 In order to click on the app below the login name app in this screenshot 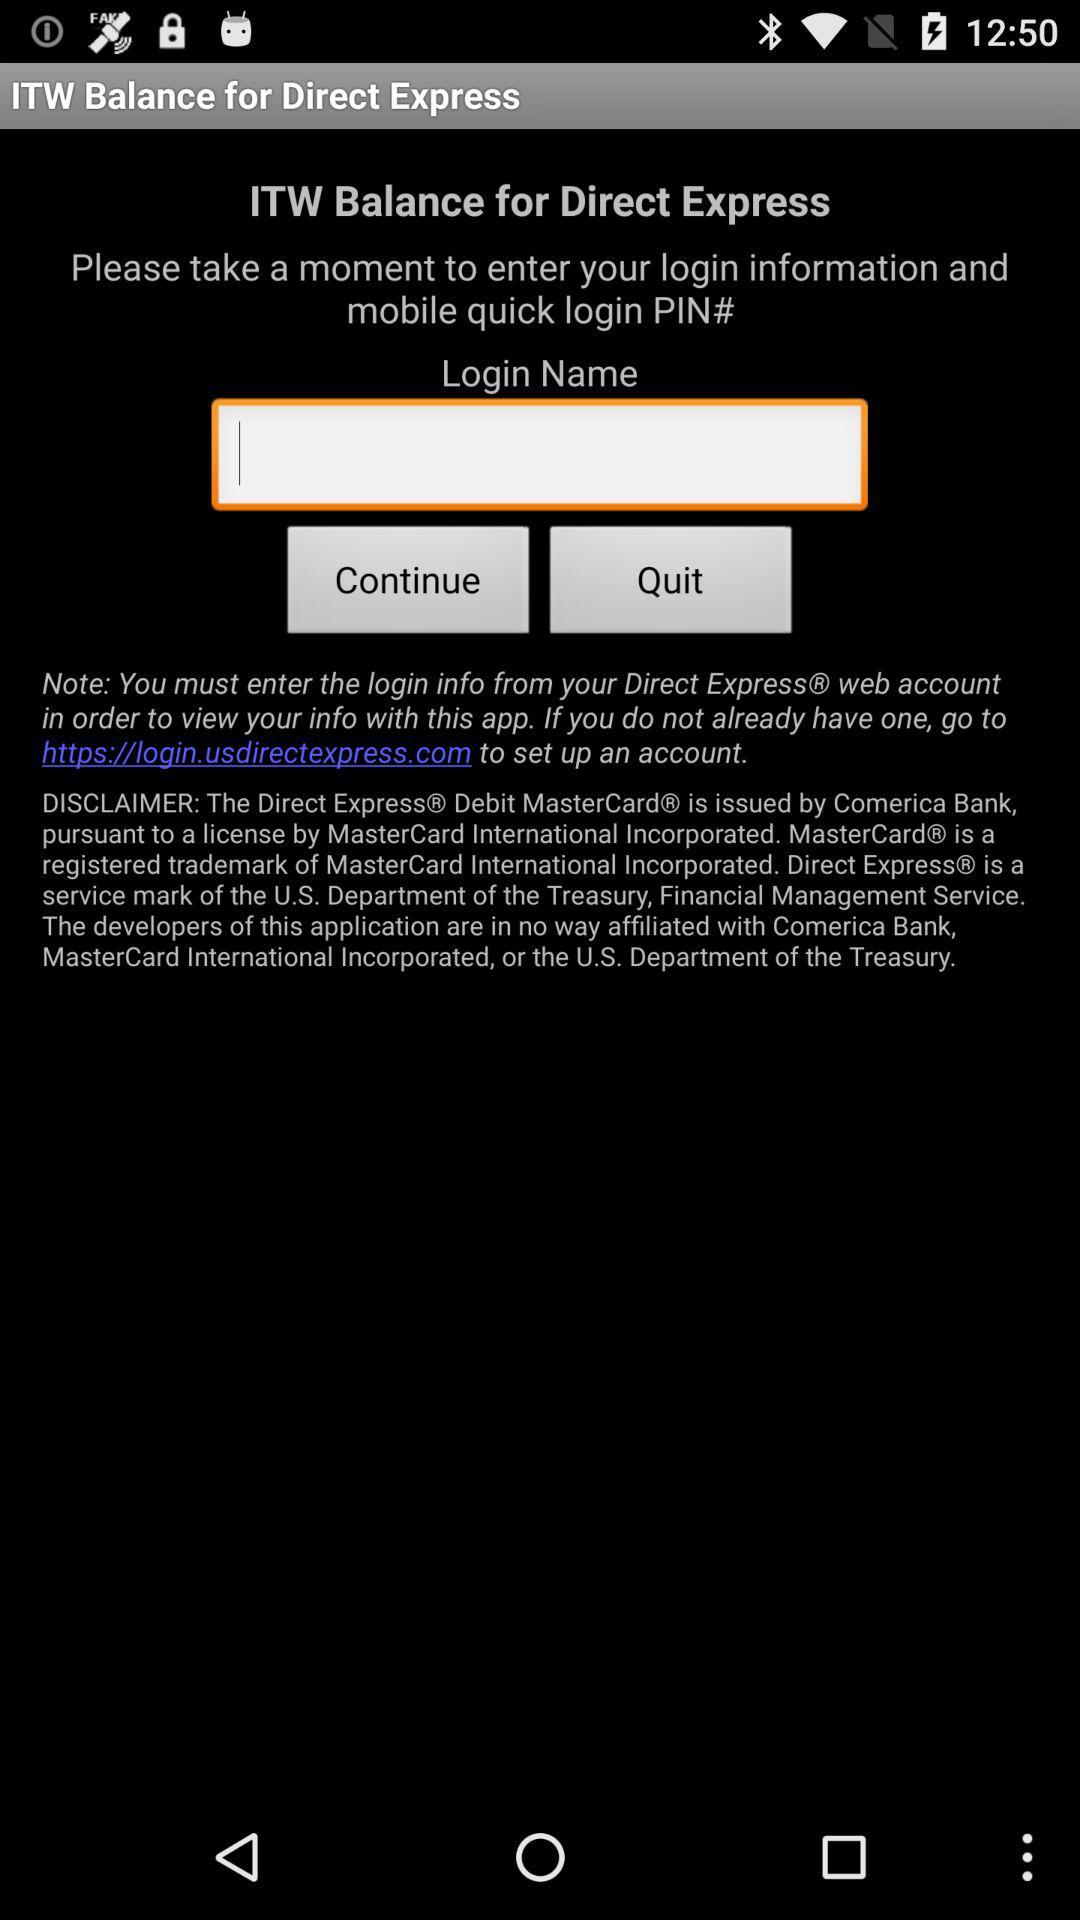, I will do `click(538, 458)`.